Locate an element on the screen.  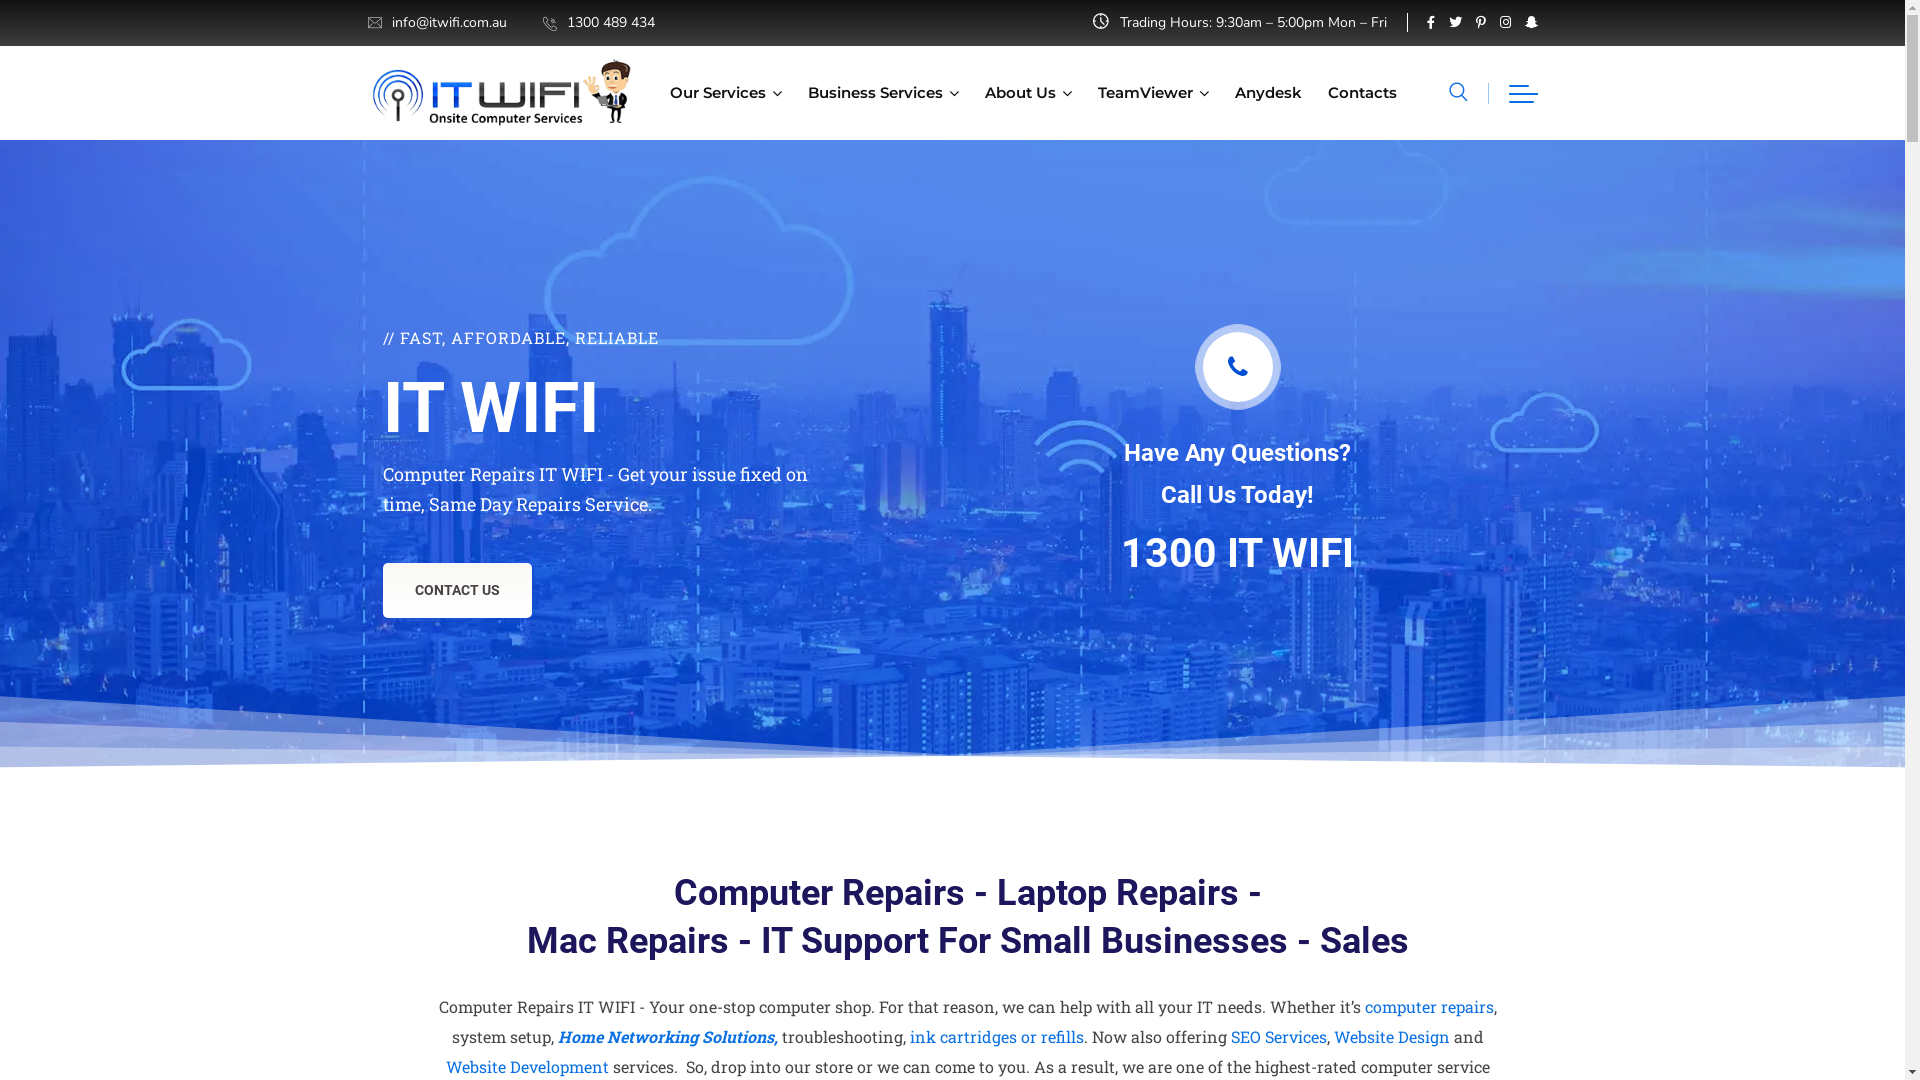
'Business Services' is located at coordinates (882, 92).